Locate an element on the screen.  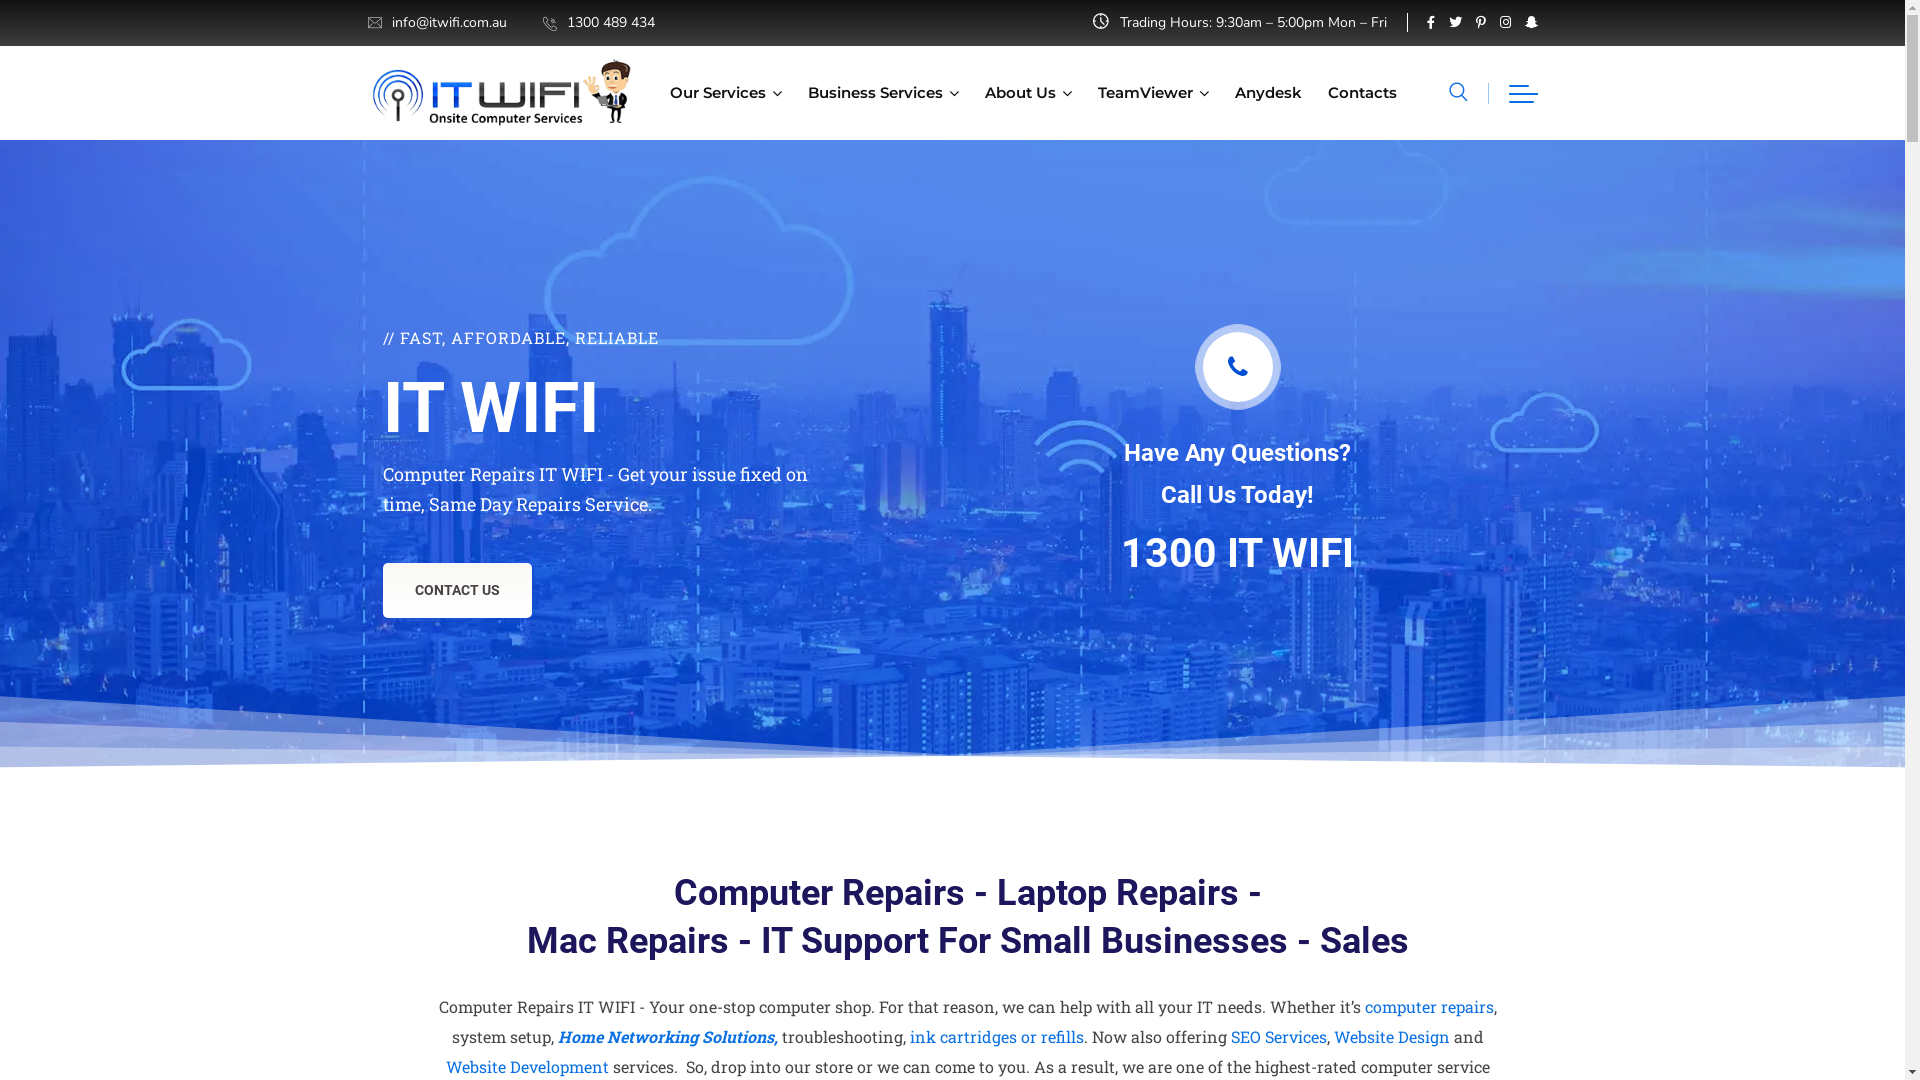
'Business Services' is located at coordinates (882, 92).